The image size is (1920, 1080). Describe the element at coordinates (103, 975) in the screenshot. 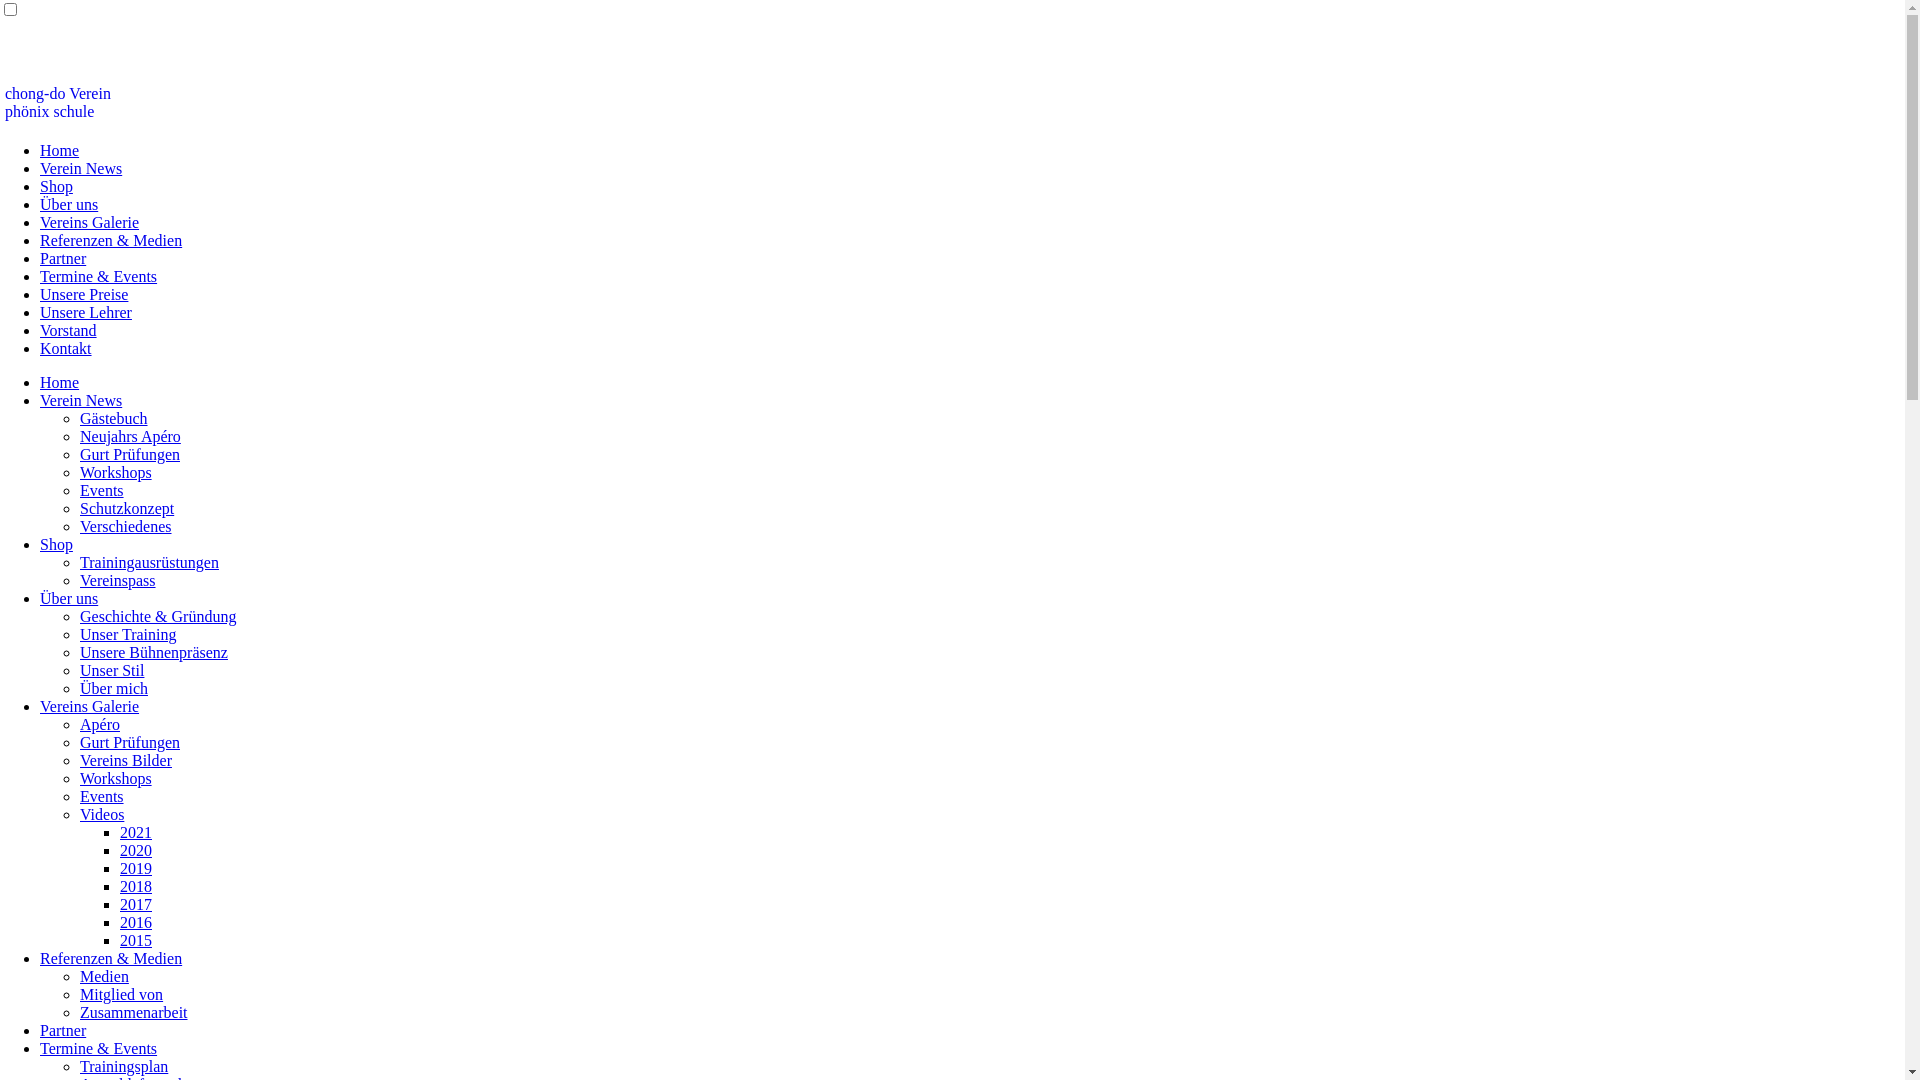

I see `'Medien'` at that location.